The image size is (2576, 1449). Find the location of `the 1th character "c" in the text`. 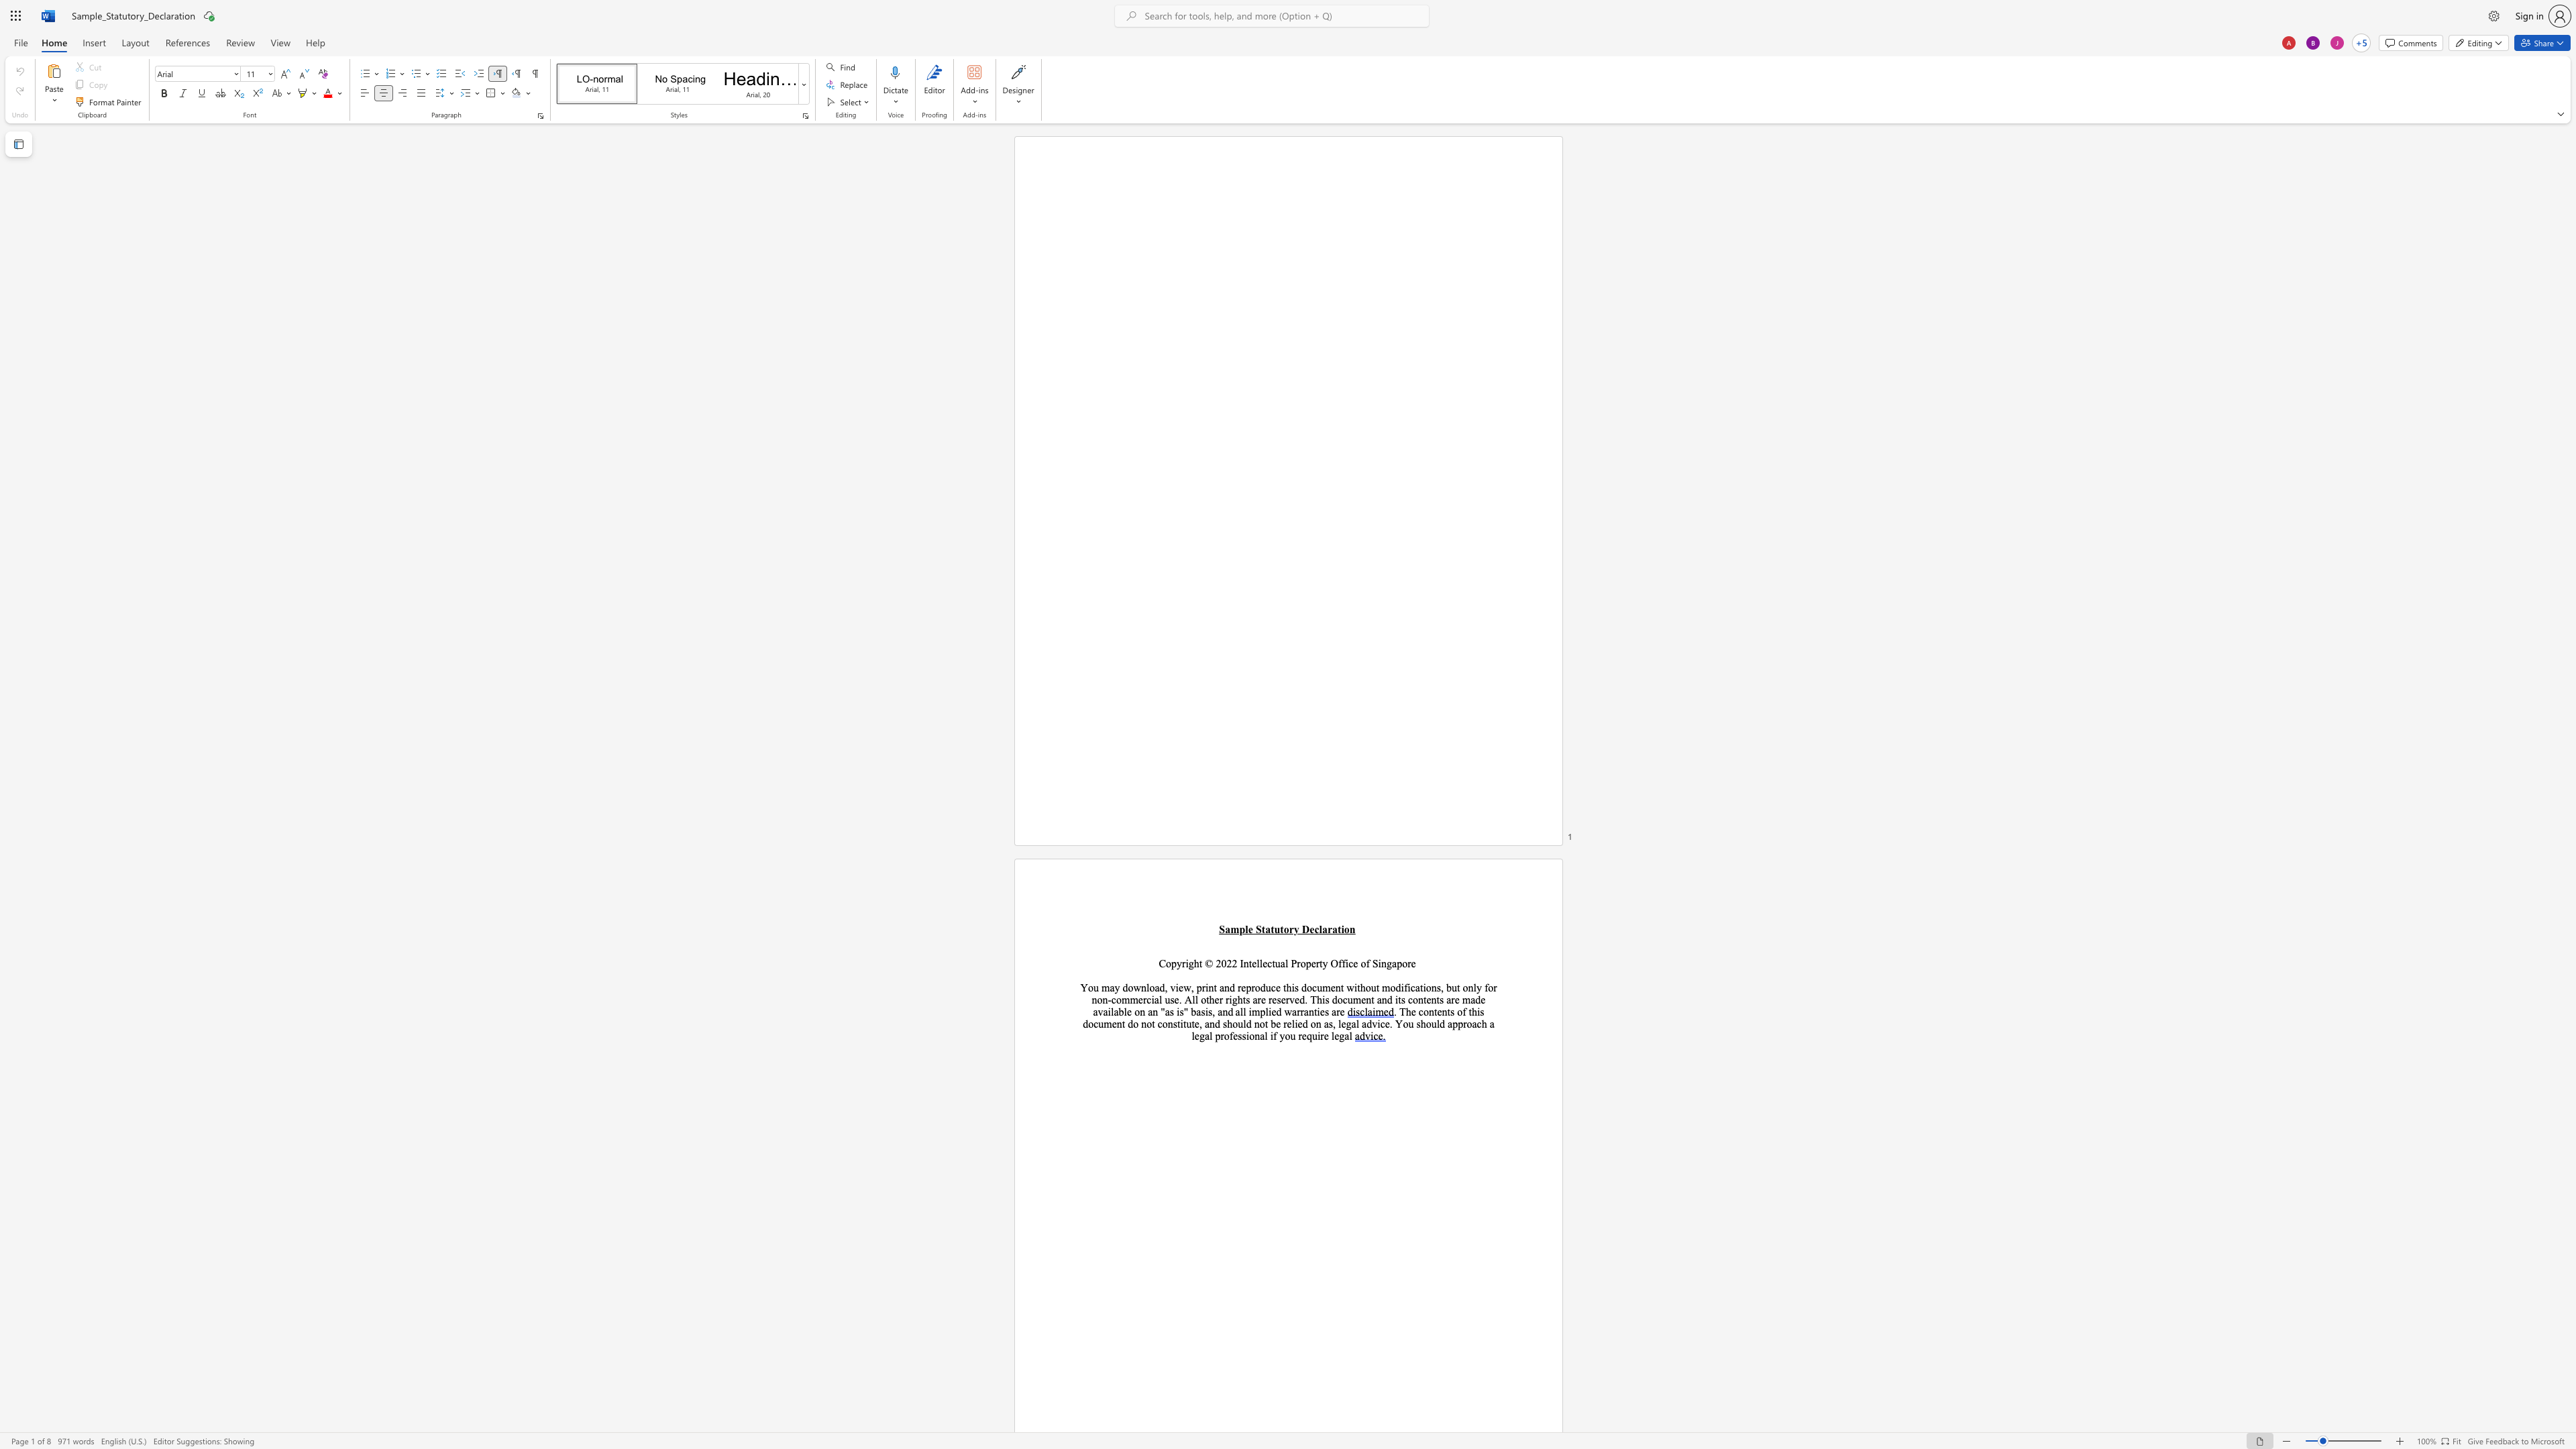

the 1th character "c" in the text is located at coordinates (1316, 929).